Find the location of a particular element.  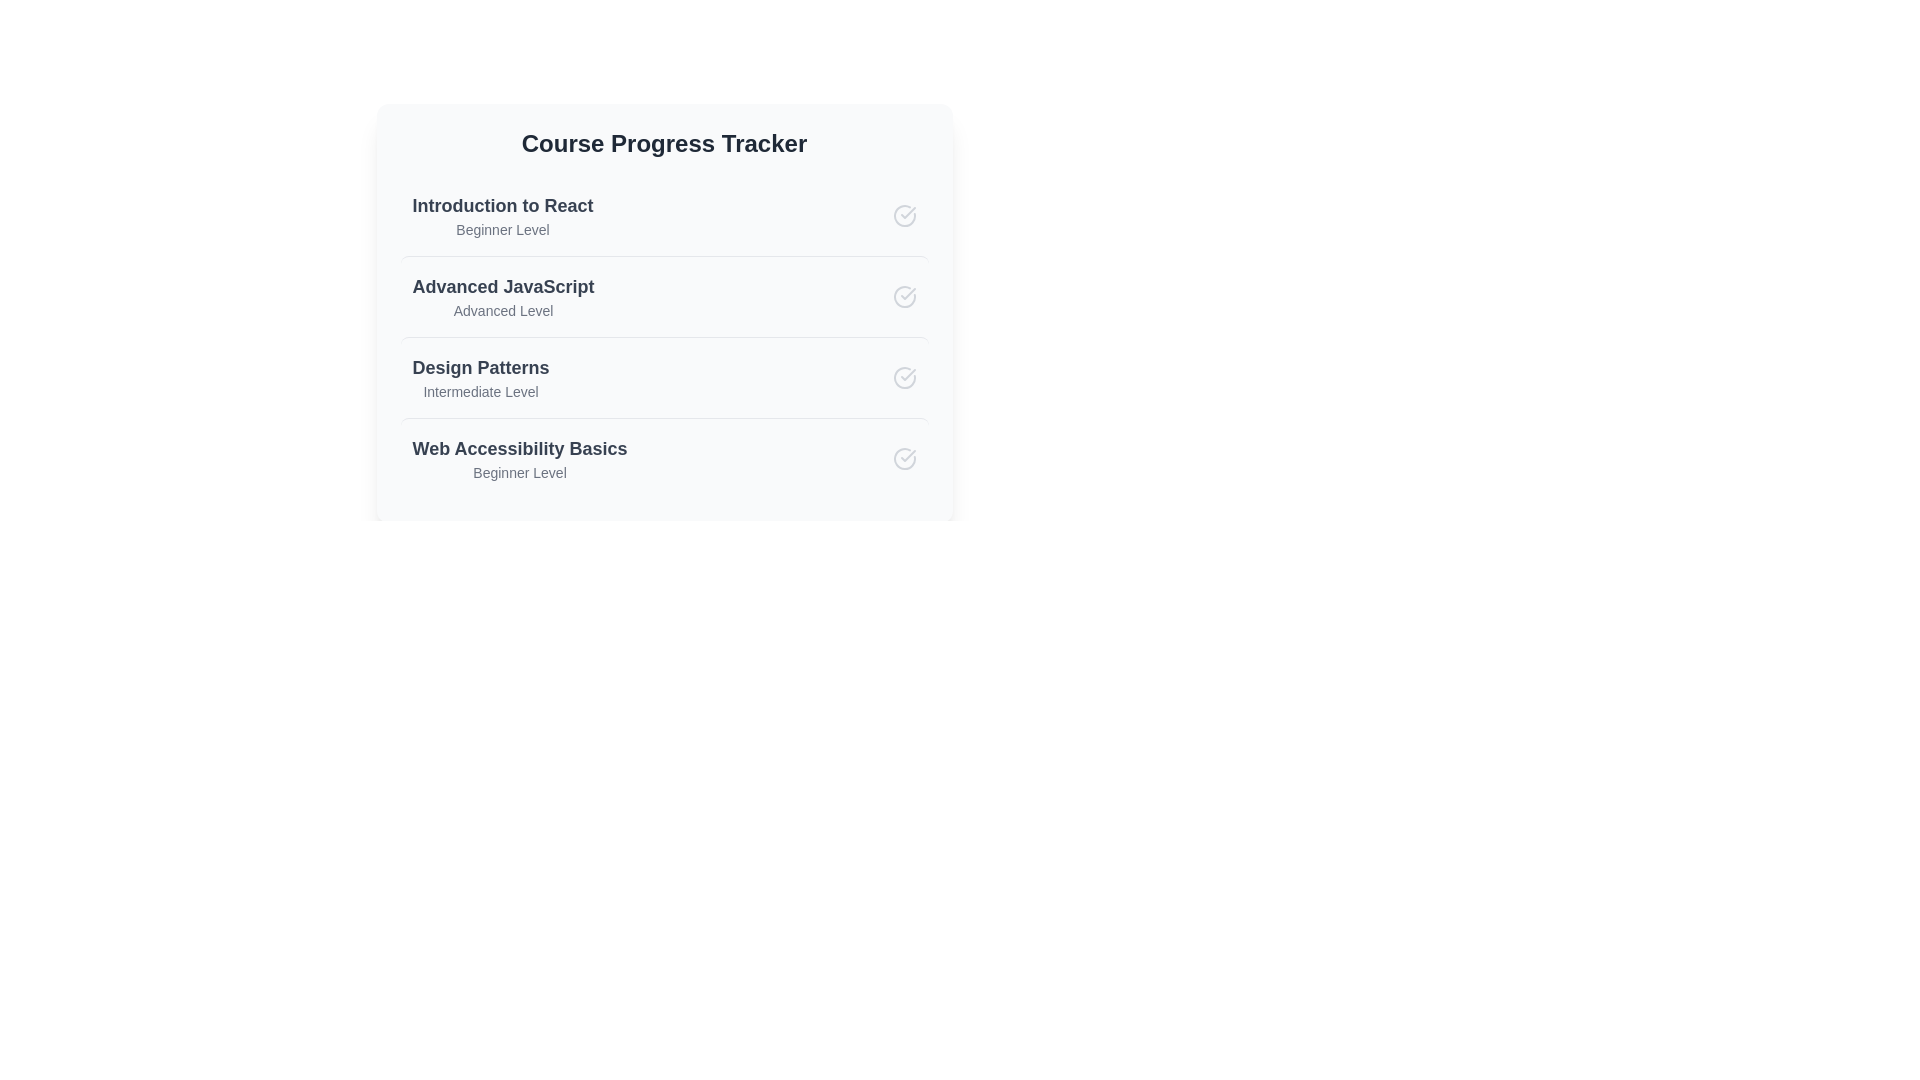

the label that describes content related to 'Advanced JavaScript' at an 'Advanced Level' of difficulty, which is located below 'Introduction to React' and above 'Design Patterns' is located at coordinates (503, 297).